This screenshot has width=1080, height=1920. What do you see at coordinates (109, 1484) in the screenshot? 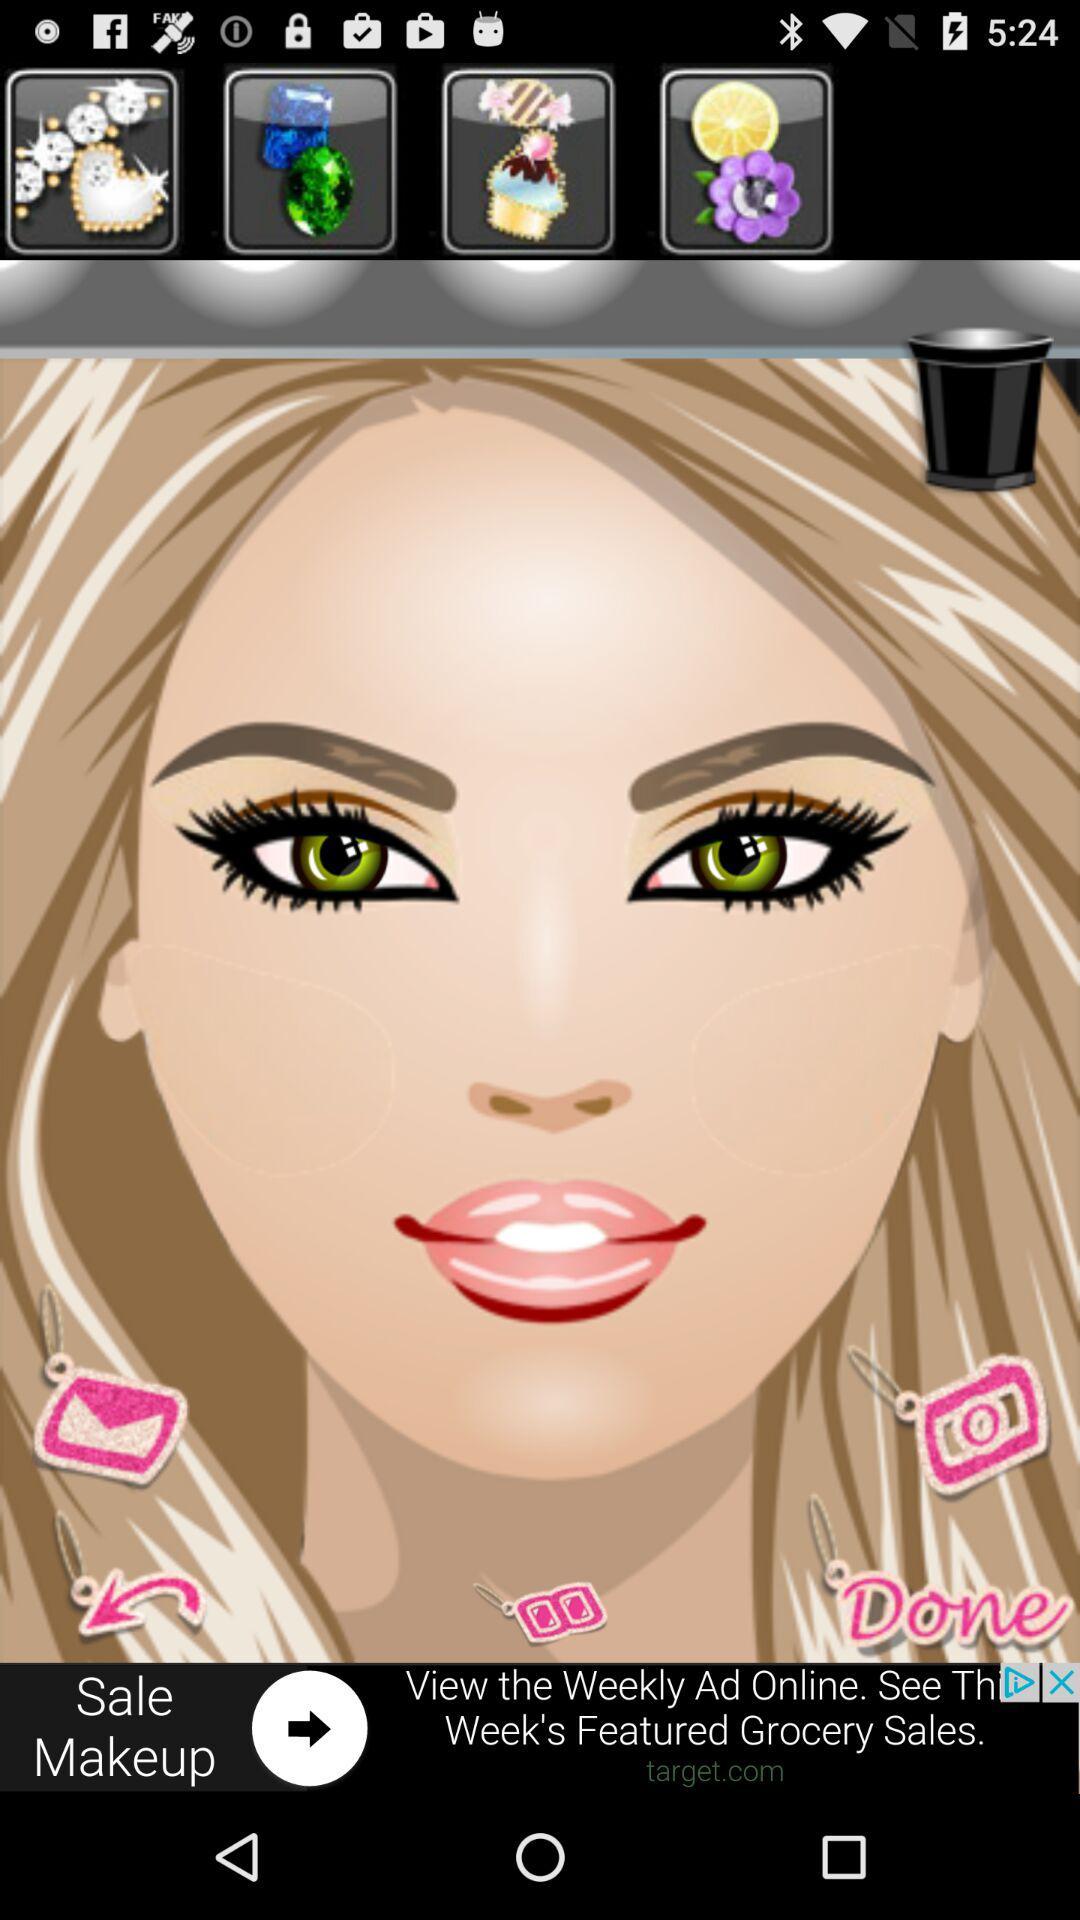
I see `the email icon` at bounding box center [109, 1484].